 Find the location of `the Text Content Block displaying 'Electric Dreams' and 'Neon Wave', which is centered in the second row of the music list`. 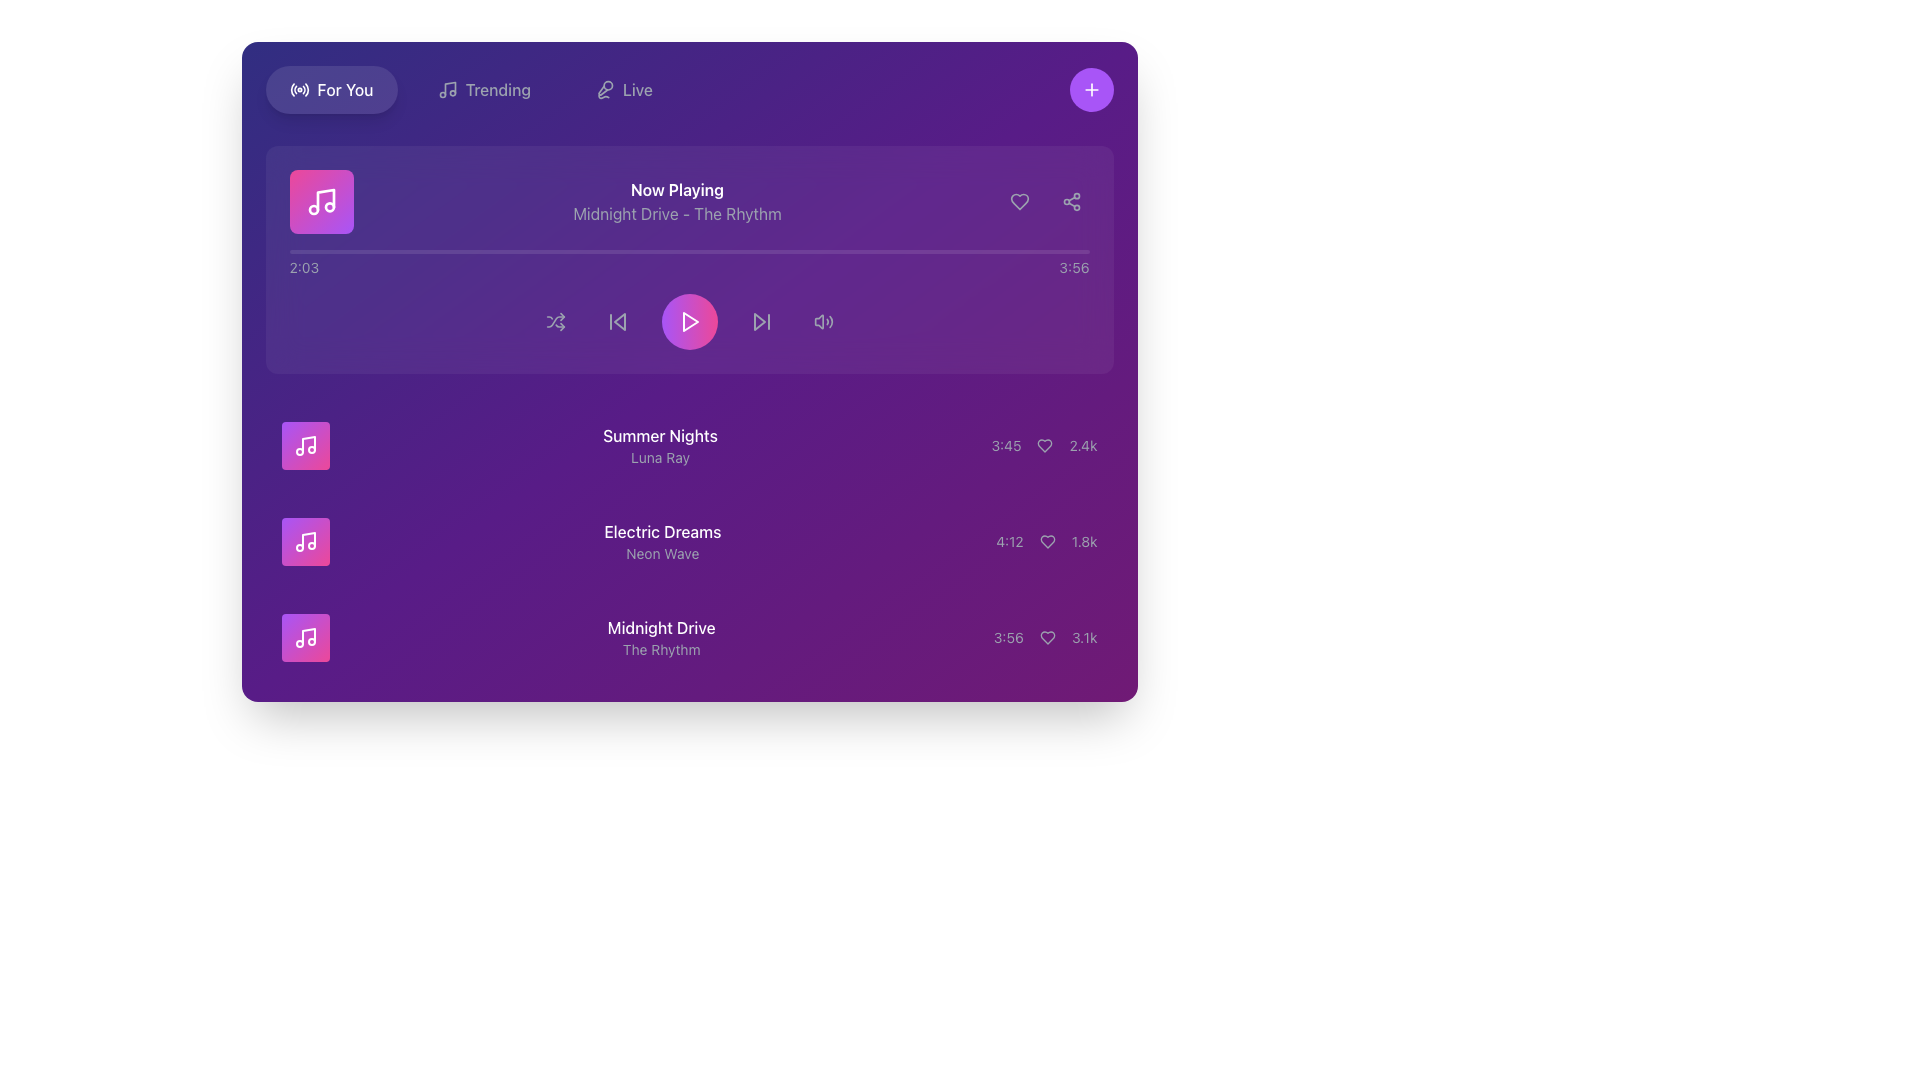

the Text Content Block displaying 'Electric Dreams' and 'Neon Wave', which is centered in the second row of the music list is located at coordinates (662, 542).